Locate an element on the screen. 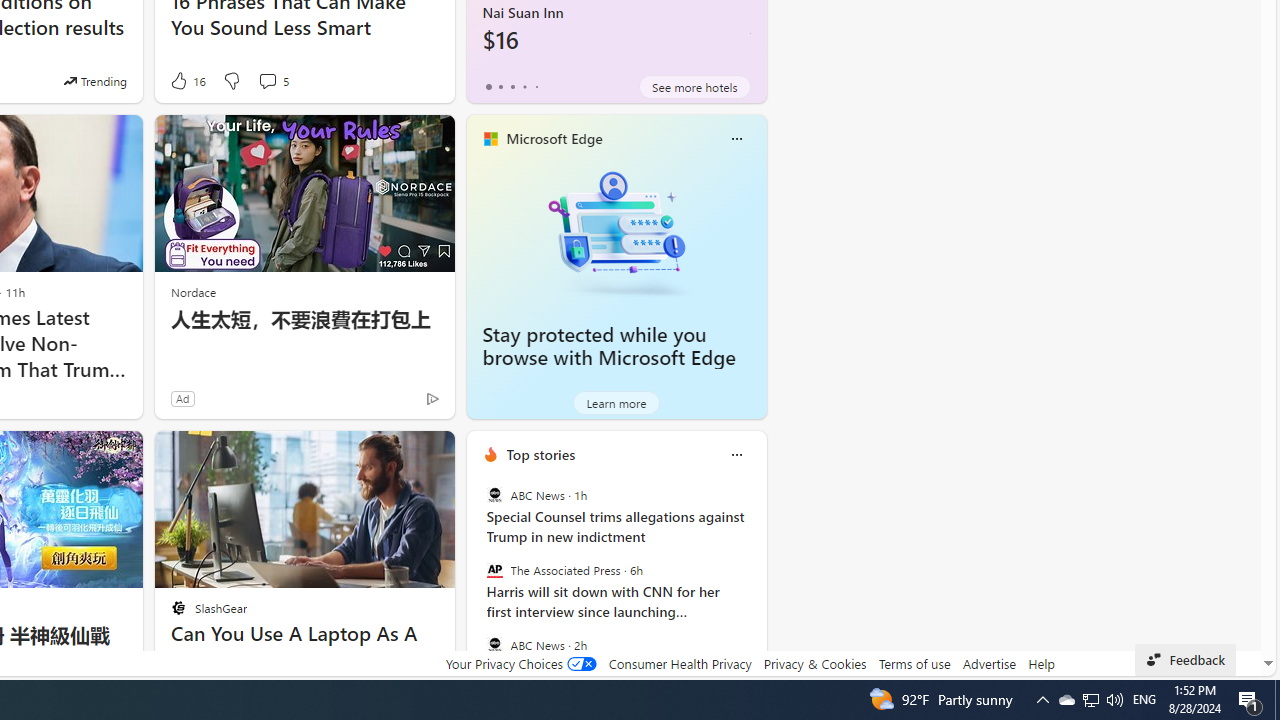 The height and width of the screenshot is (720, 1280). 'Terms of use' is located at coordinates (913, 663).